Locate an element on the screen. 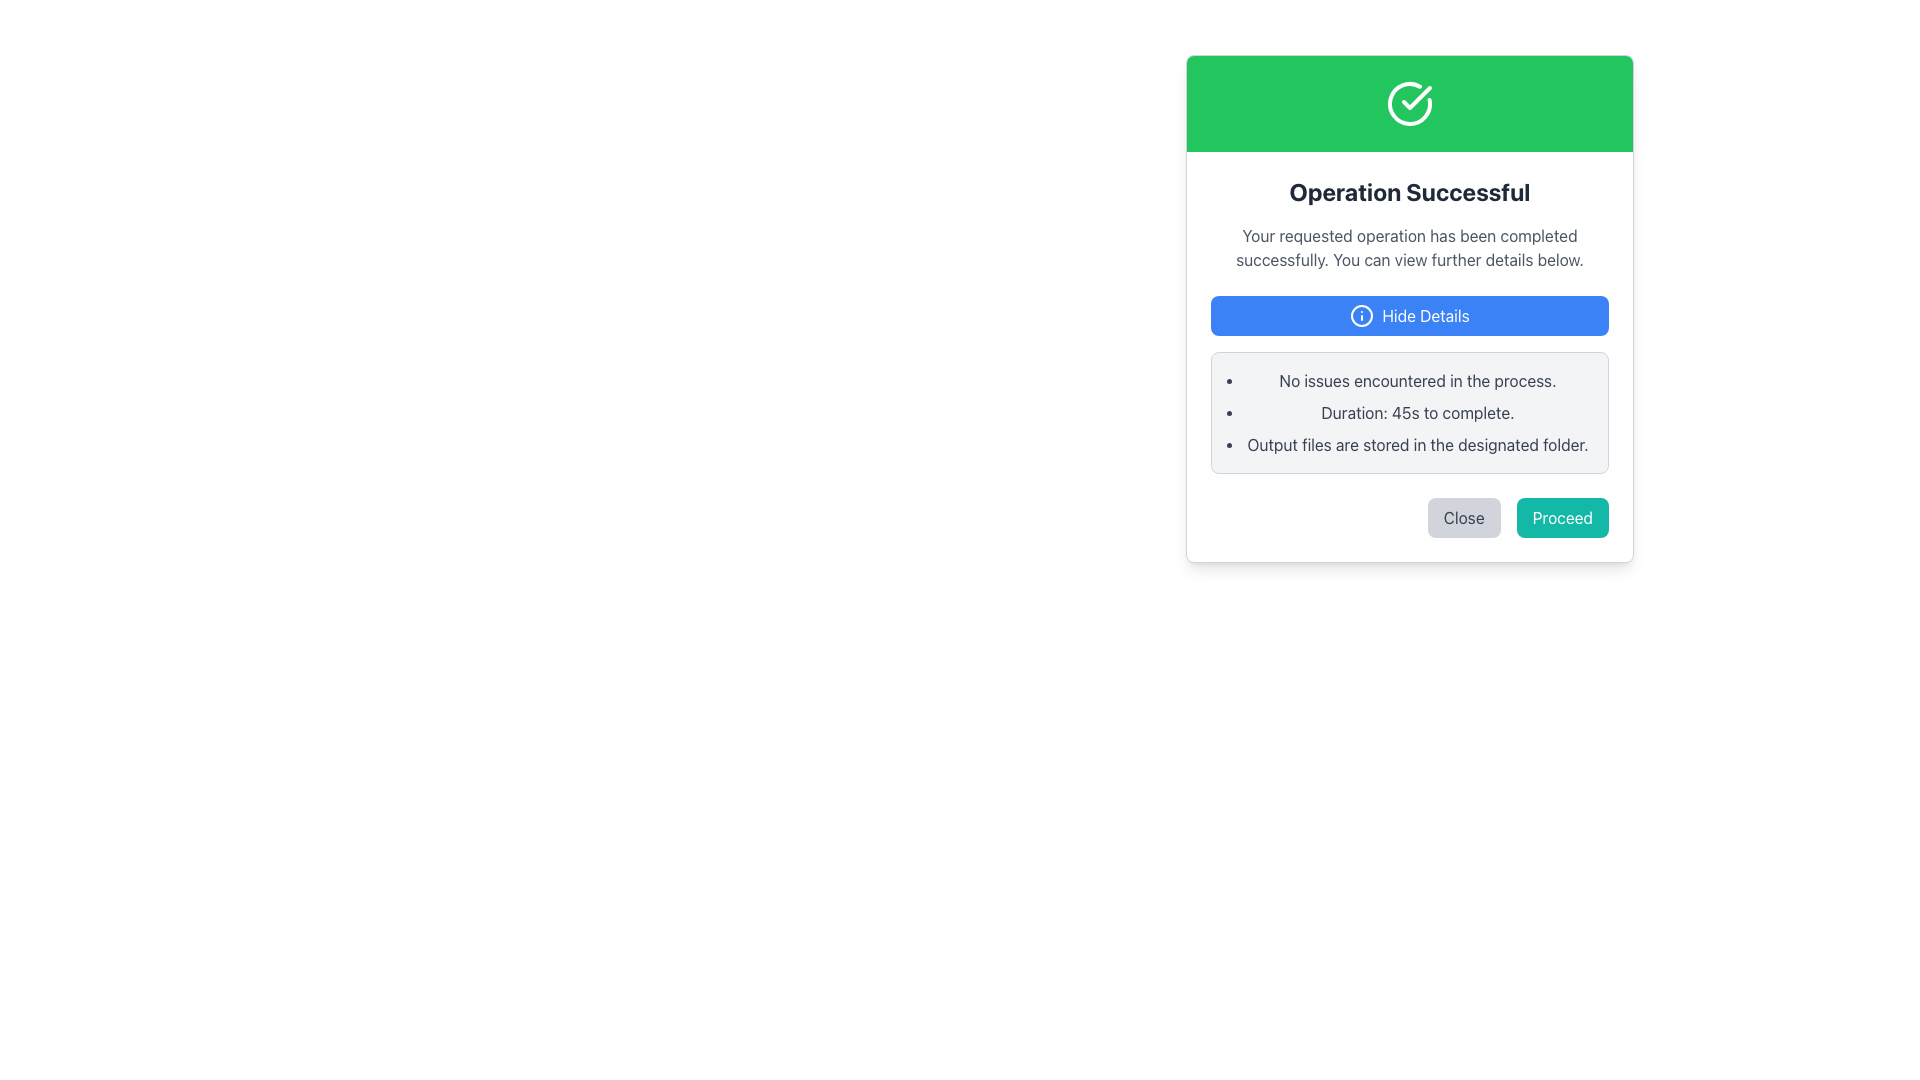  the static text element that indicates no issues were encountered during the process, located under the 'Operation Successful' header in the dialog box is located at coordinates (1416, 381).